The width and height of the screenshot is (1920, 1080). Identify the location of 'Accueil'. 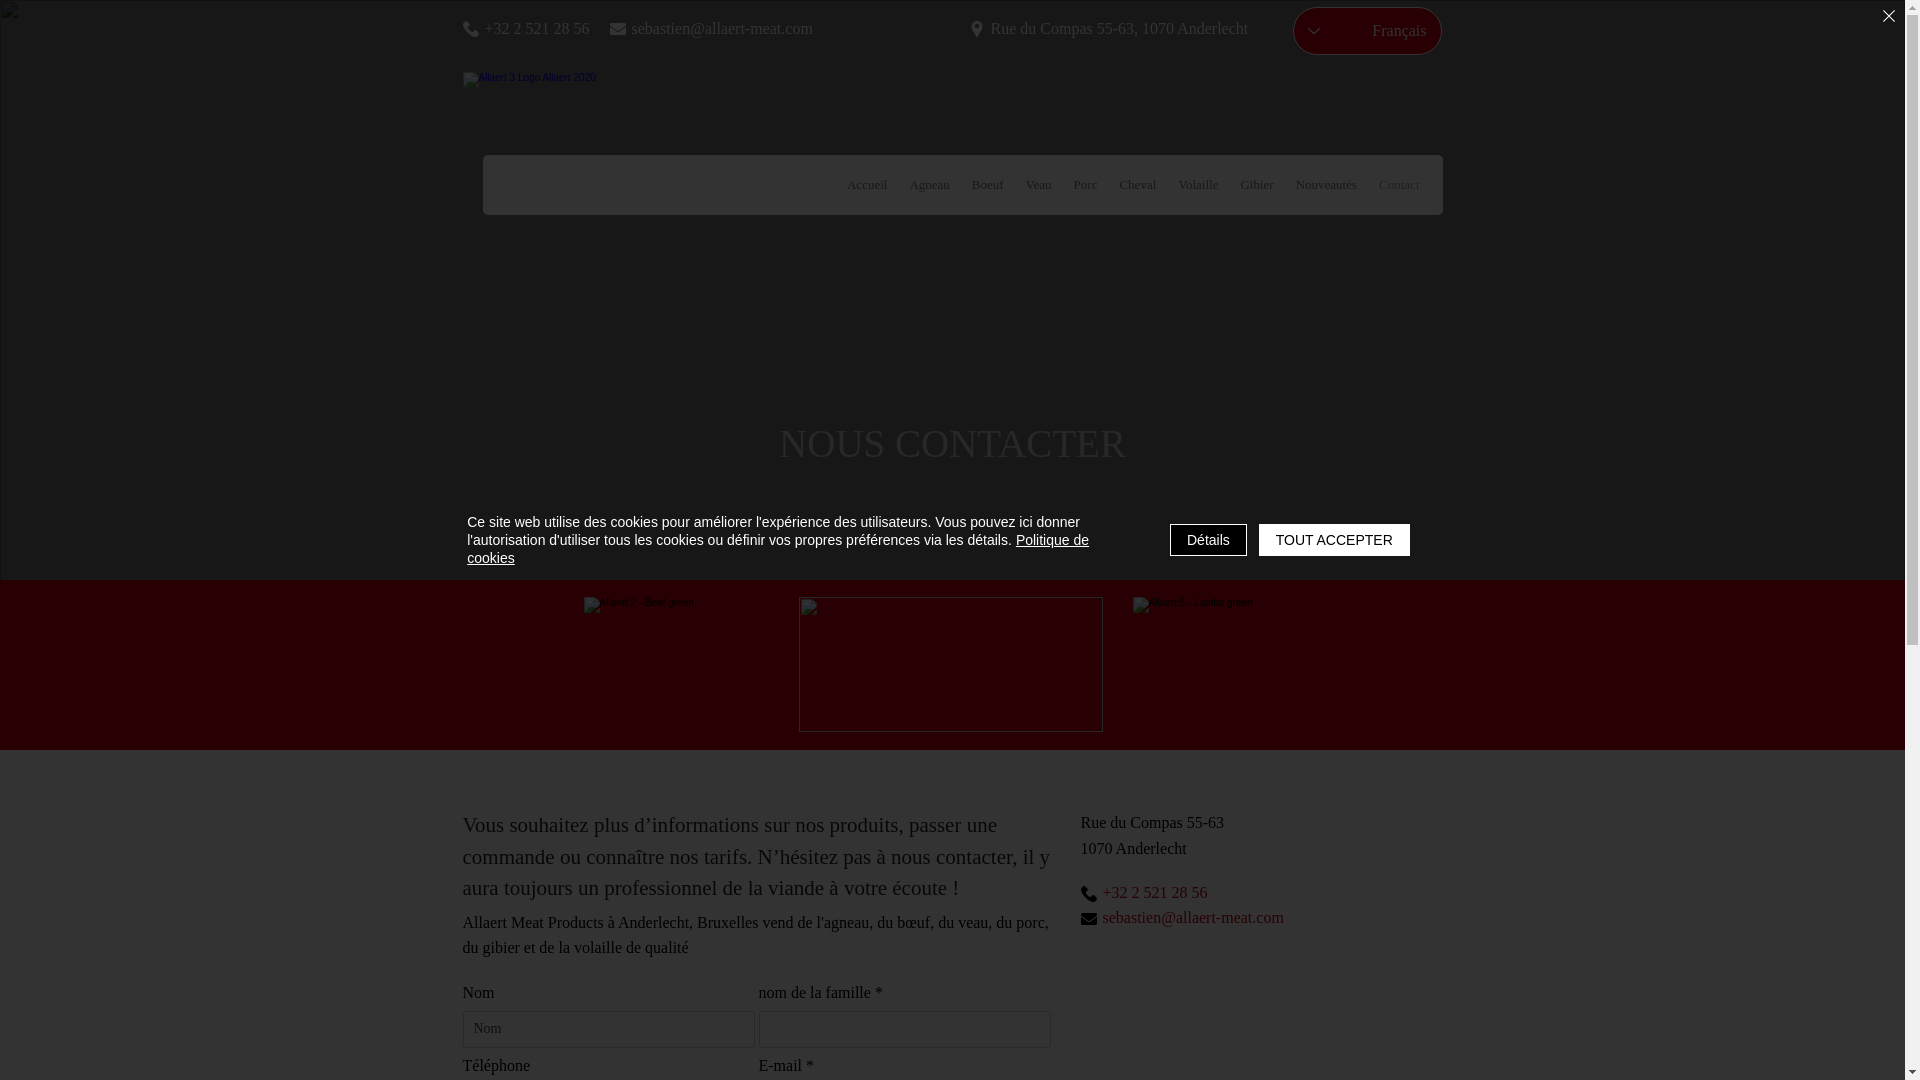
(867, 185).